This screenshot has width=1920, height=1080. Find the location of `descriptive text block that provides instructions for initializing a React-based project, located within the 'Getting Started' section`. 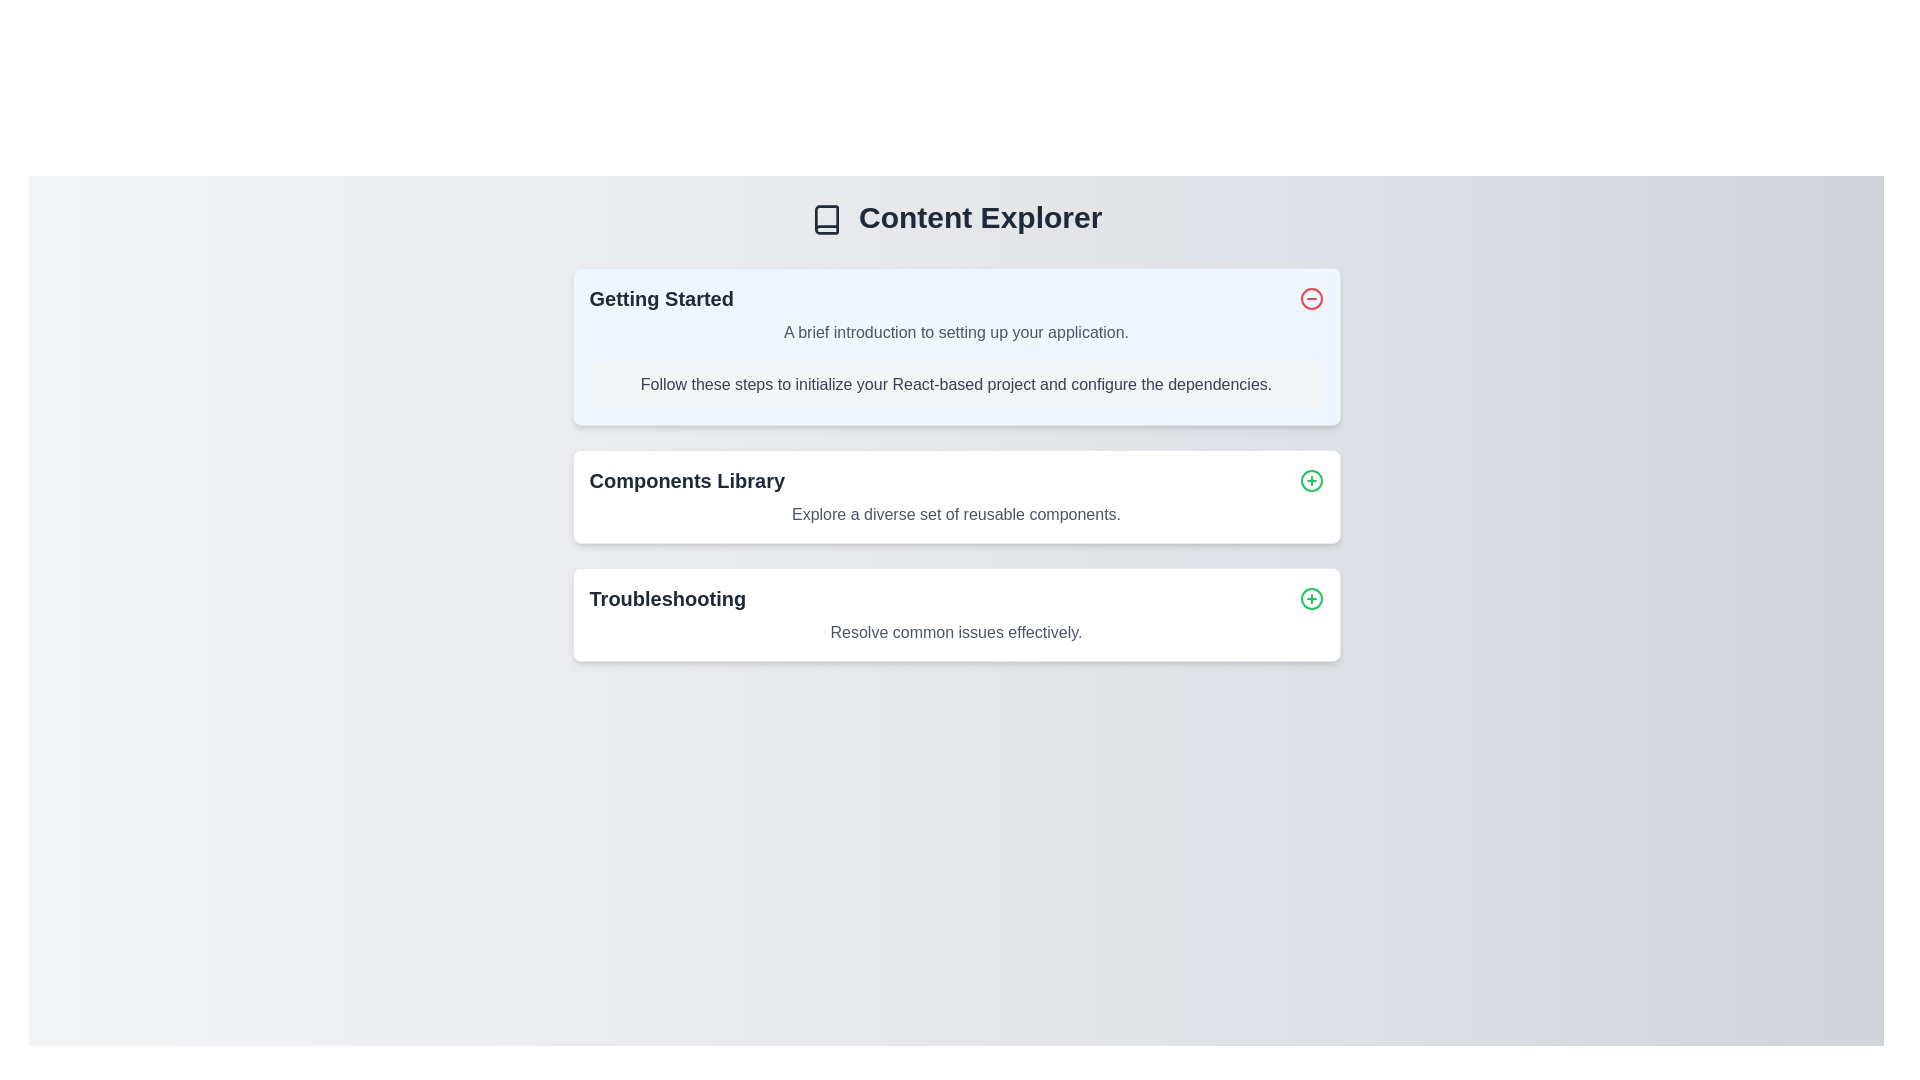

descriptive text block that provides instructions for initializing a React-based project, located within the 'Getting Started' section is located at coordinates (955, 385).